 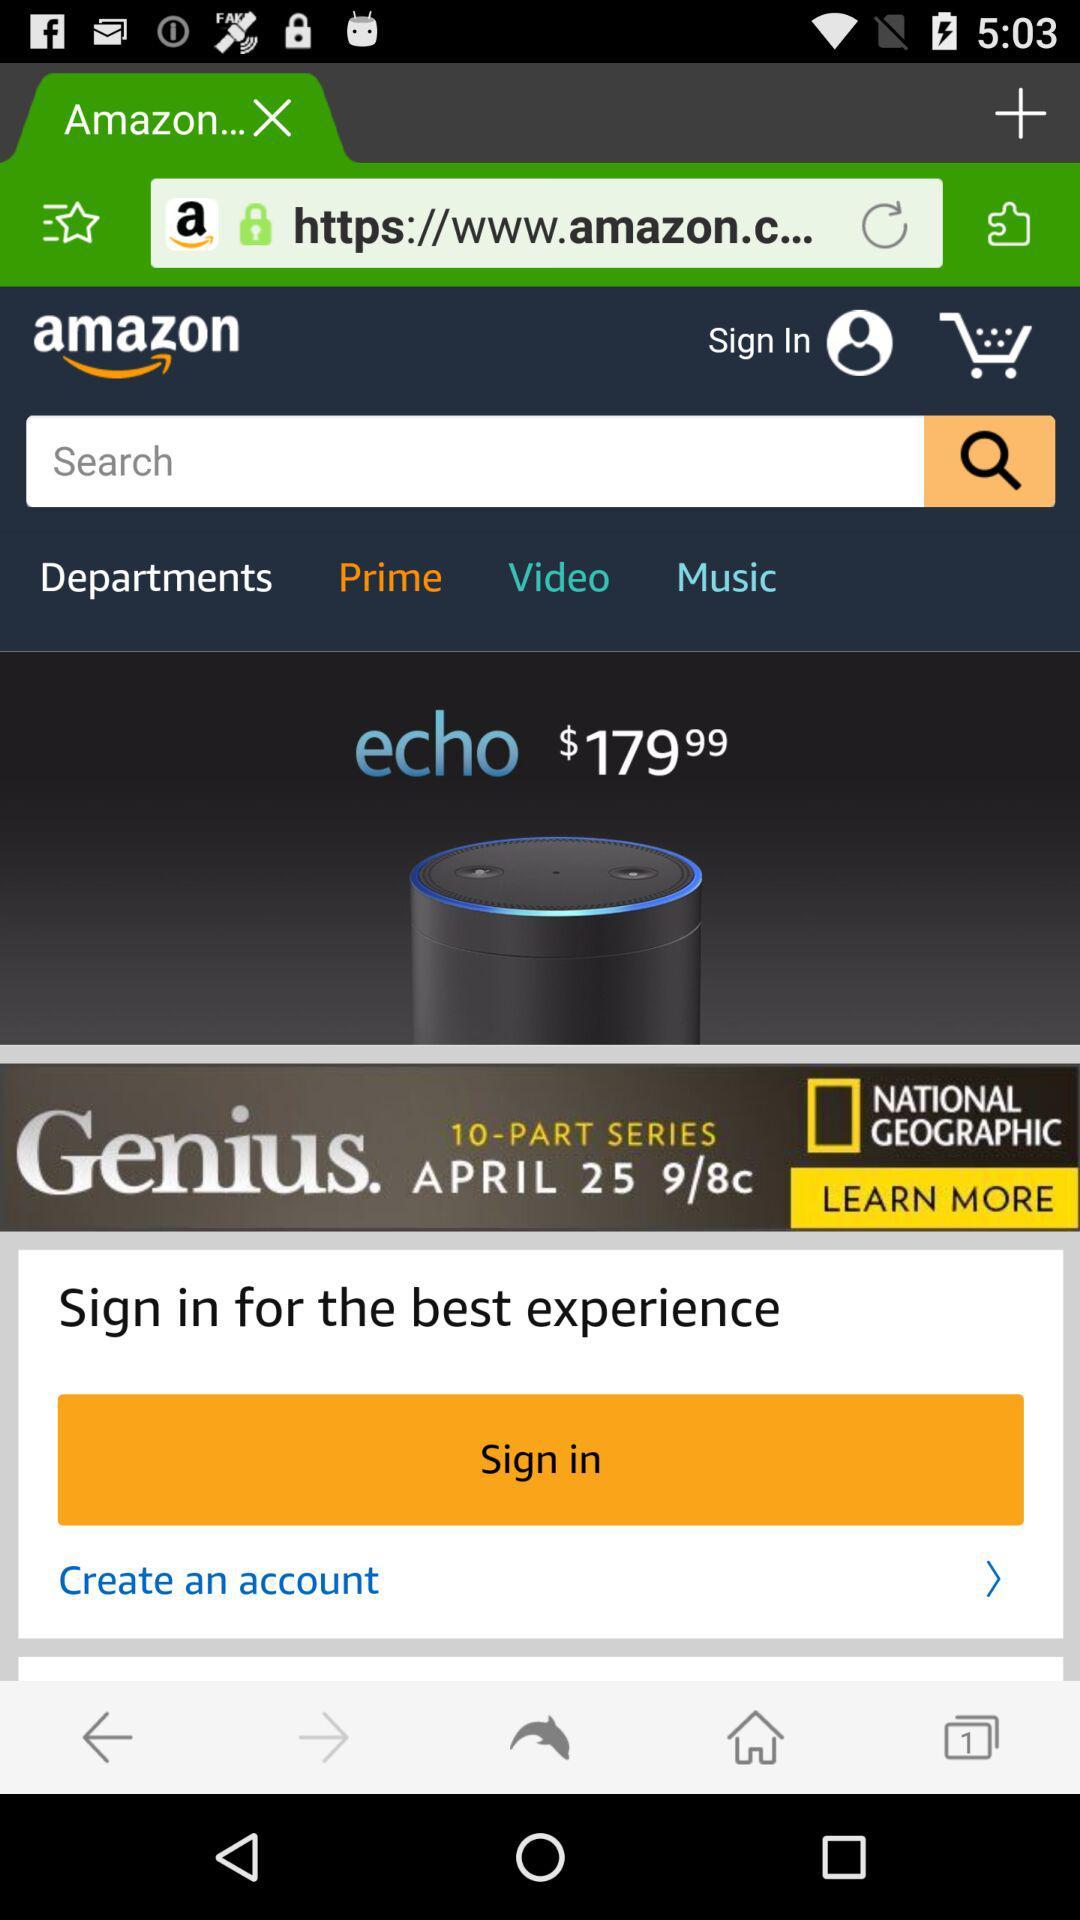 I want to click on new tab, so click(x=1017, y=111).